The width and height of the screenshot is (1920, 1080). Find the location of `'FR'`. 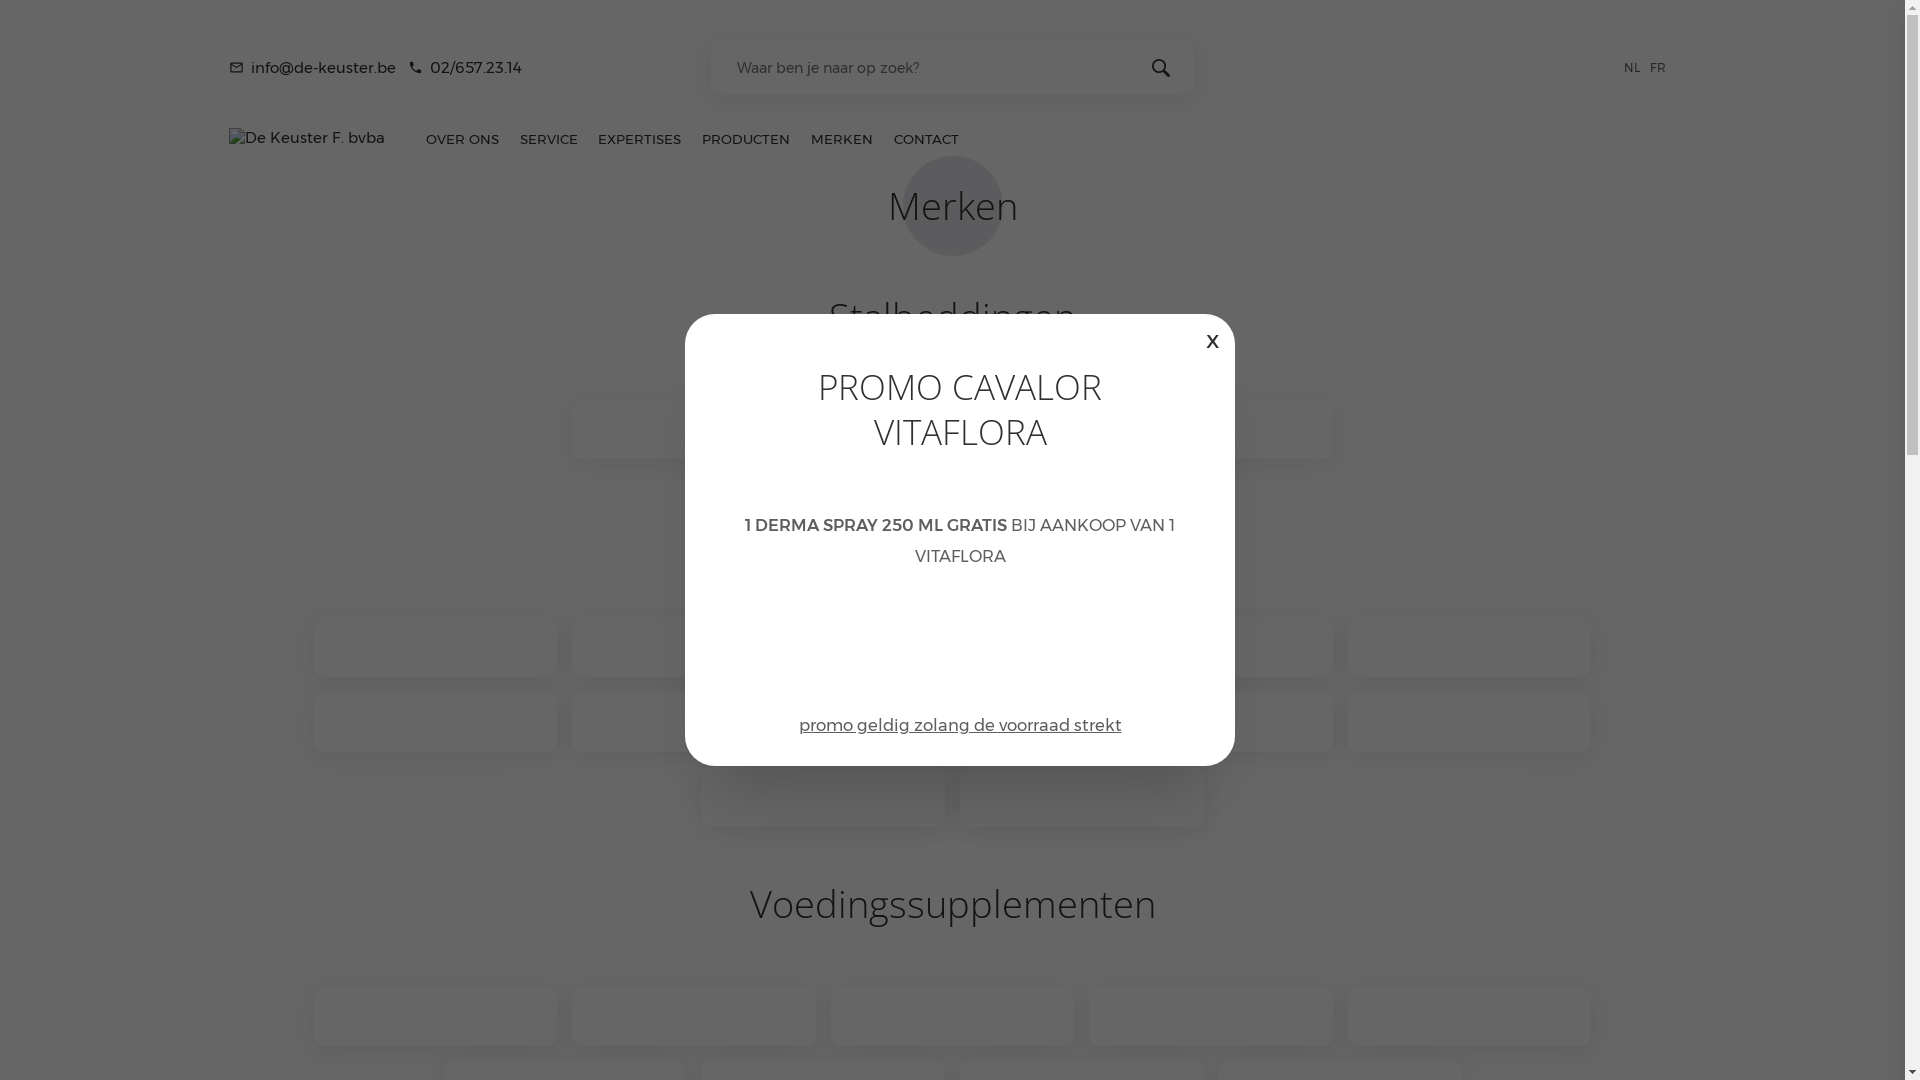

'FR' is located at coordinates (1661, 65).